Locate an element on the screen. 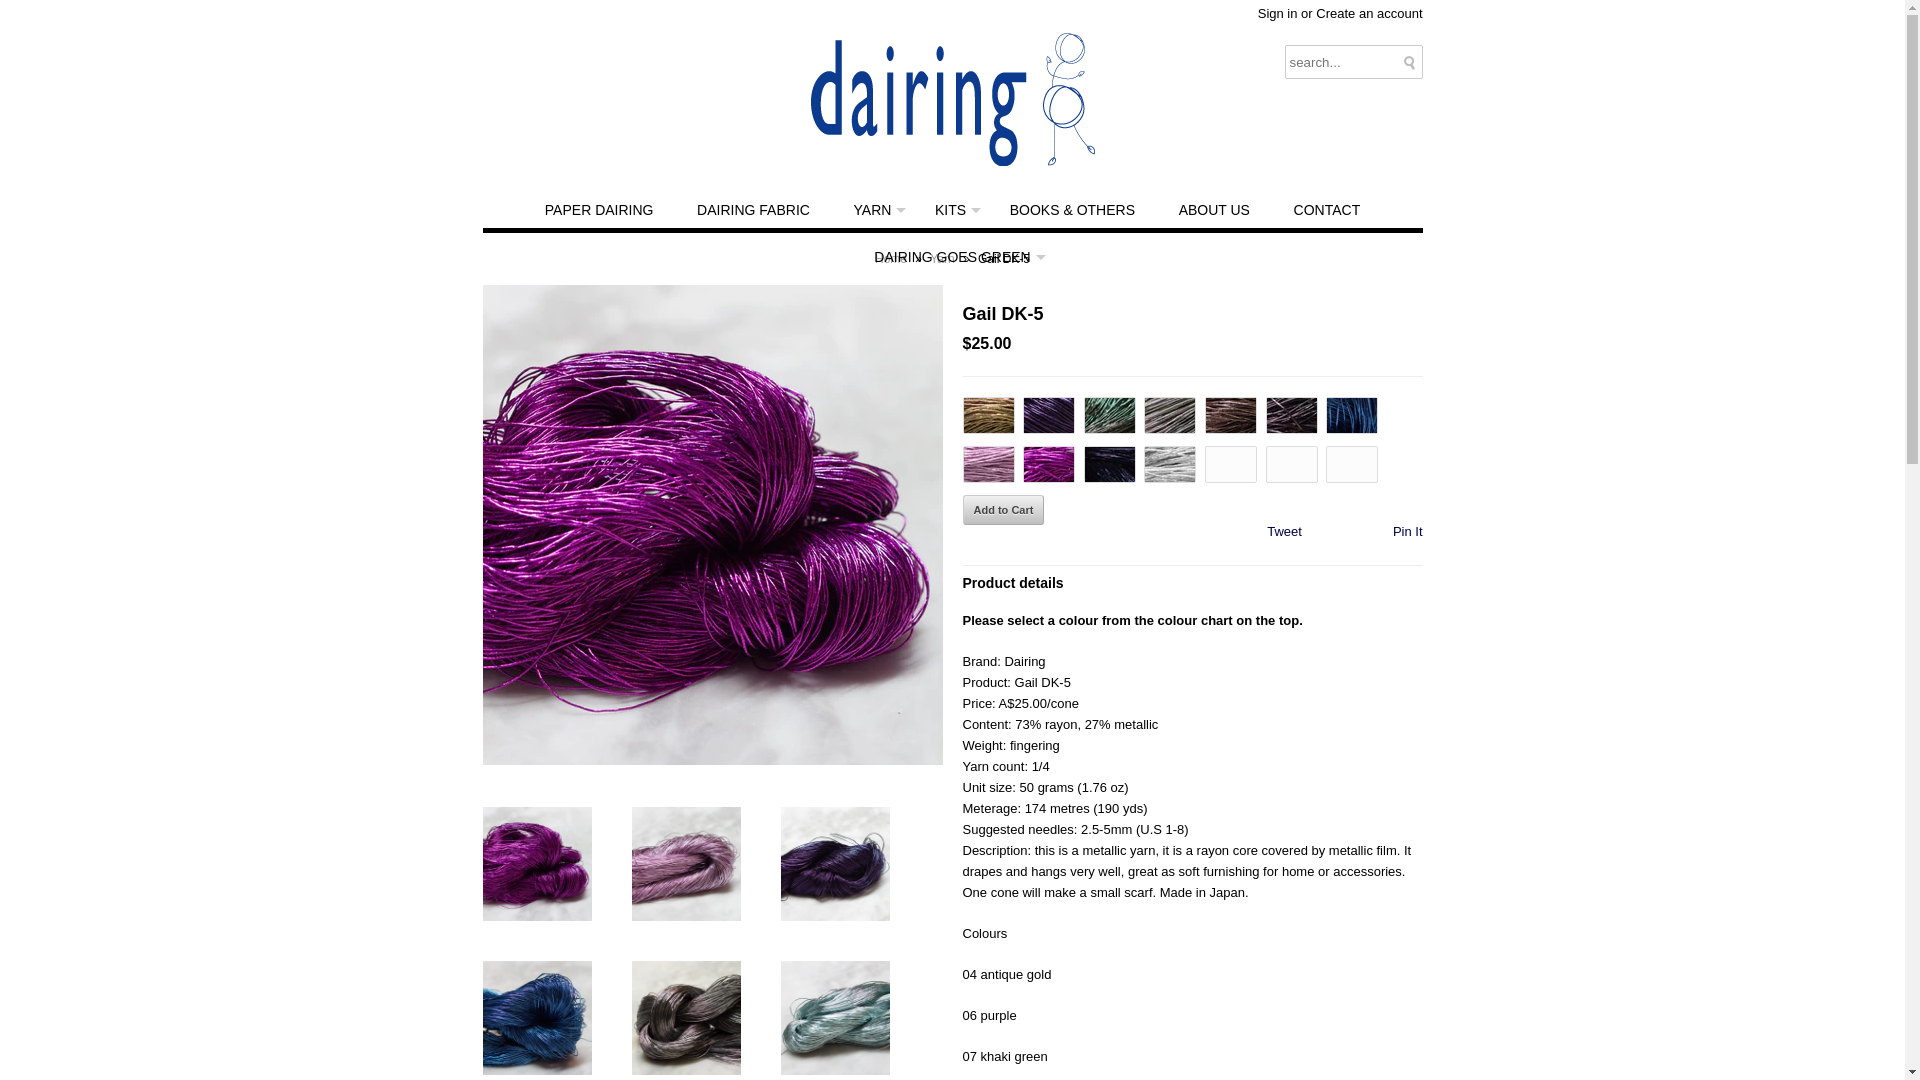 The image size is (1920, 1080). 'Create an account' is located at coordinates (1367, 13).